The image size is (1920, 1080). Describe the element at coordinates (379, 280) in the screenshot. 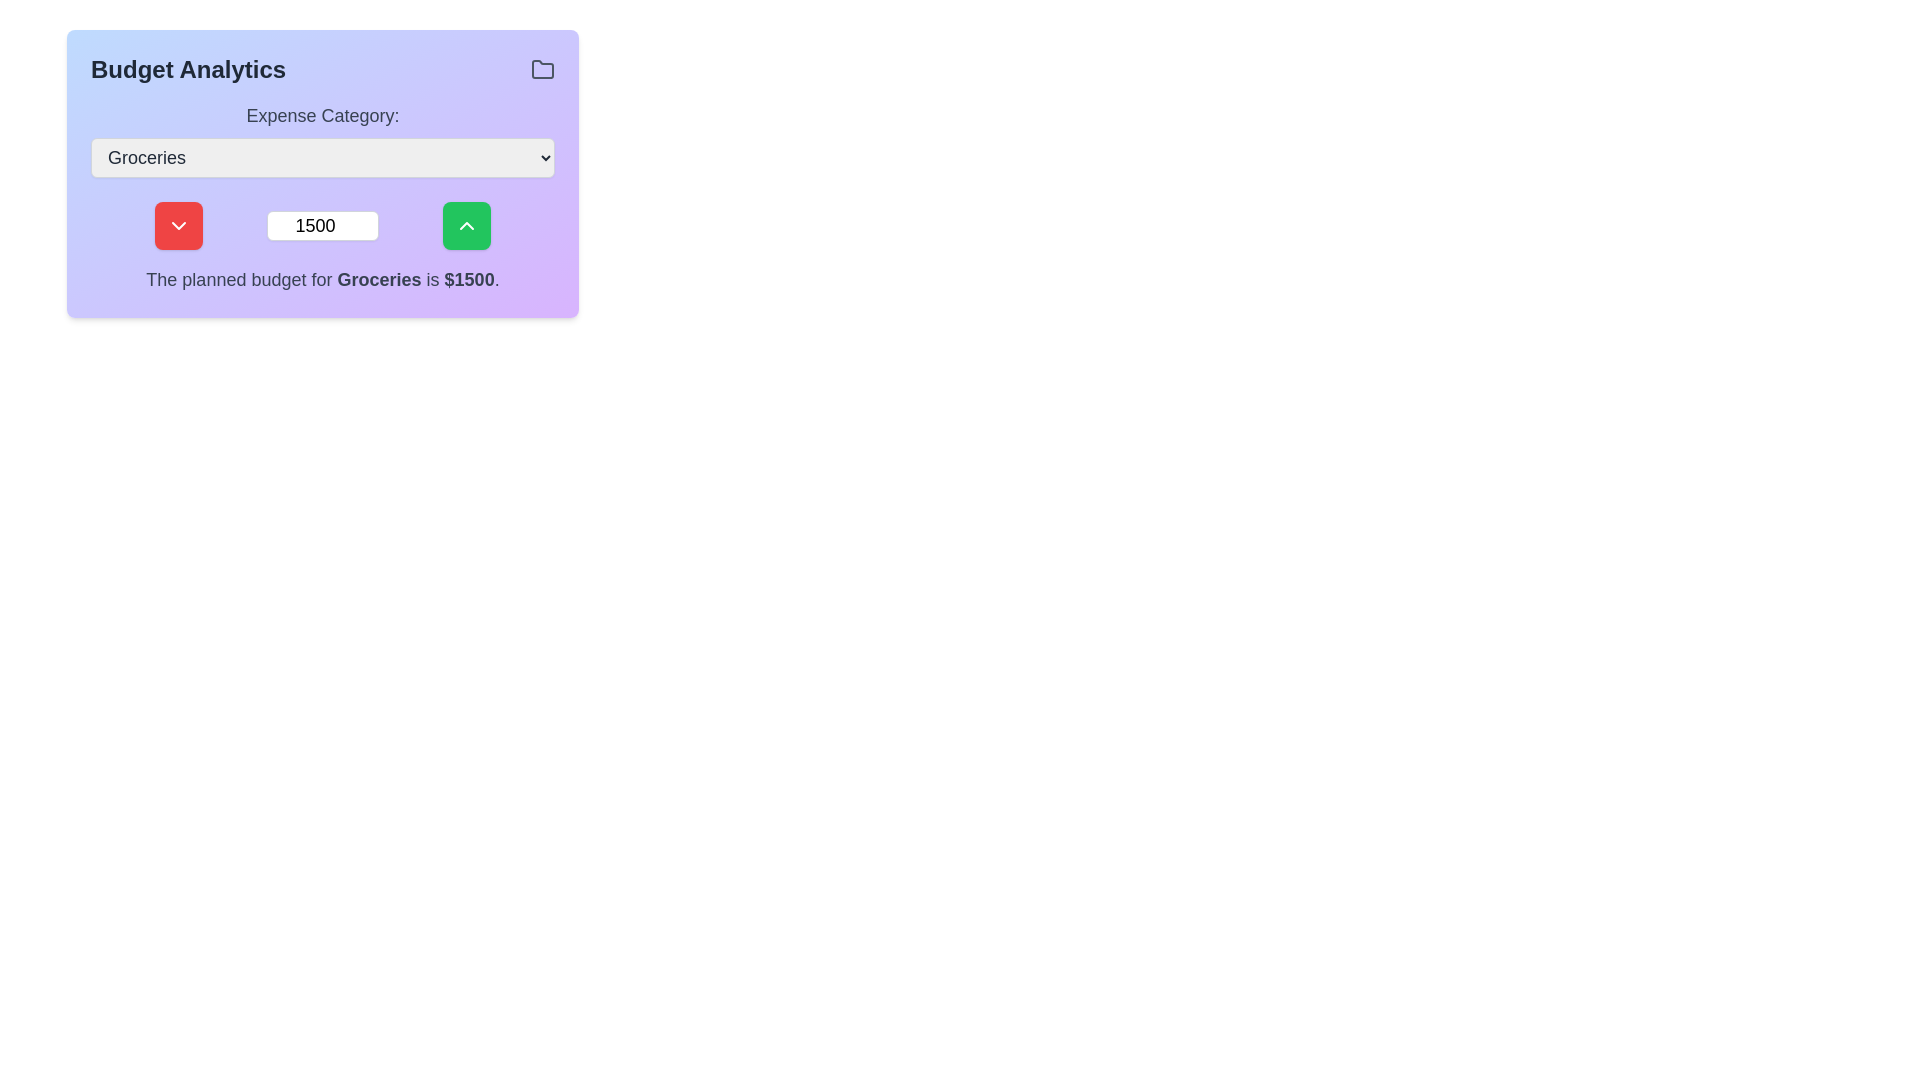

I see `the static text element displaying the word 'Groceries', which is styled in a medium-weight sans-serif font and is dark gray in color, located within the sentence about the planned budget` at that location.